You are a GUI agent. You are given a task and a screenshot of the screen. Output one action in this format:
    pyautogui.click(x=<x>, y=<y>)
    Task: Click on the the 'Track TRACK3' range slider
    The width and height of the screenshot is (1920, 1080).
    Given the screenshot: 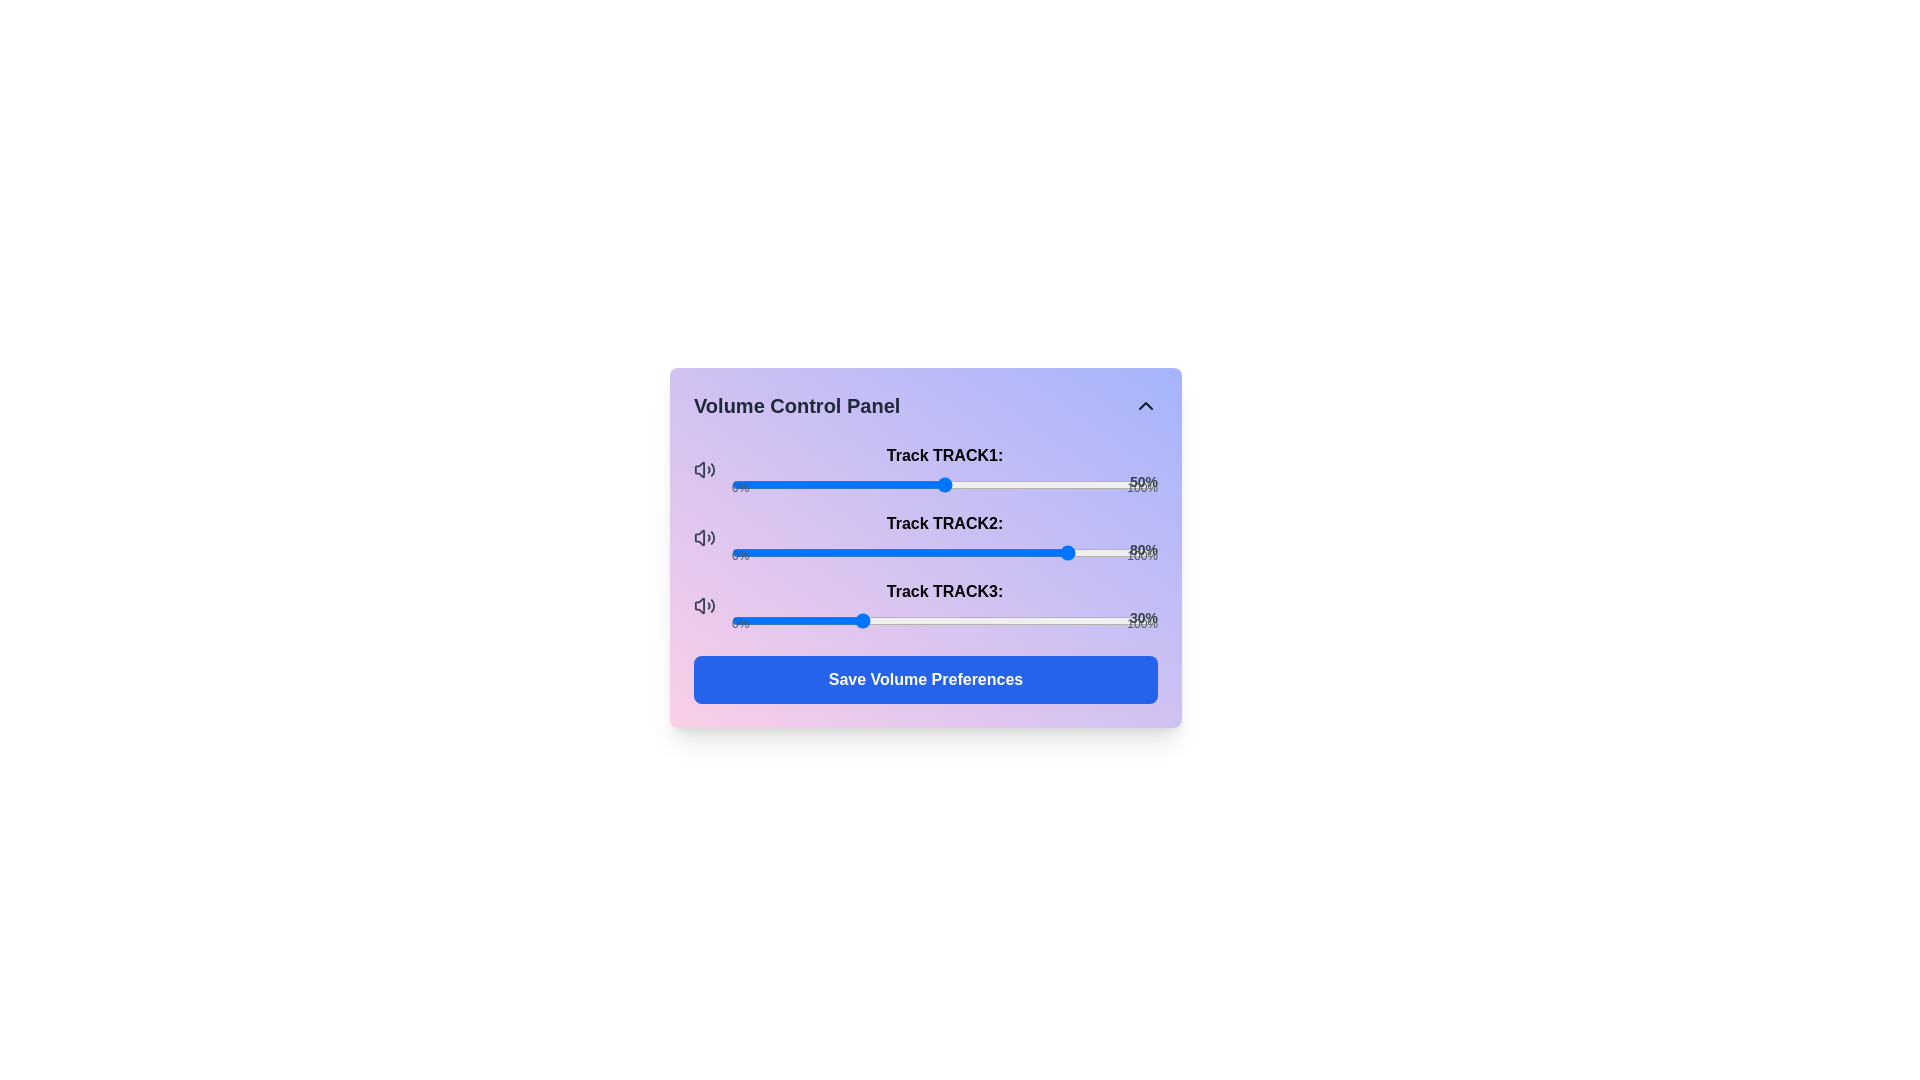 What is the action you would take?
    pyautogui.click(x=944, y=620)
    